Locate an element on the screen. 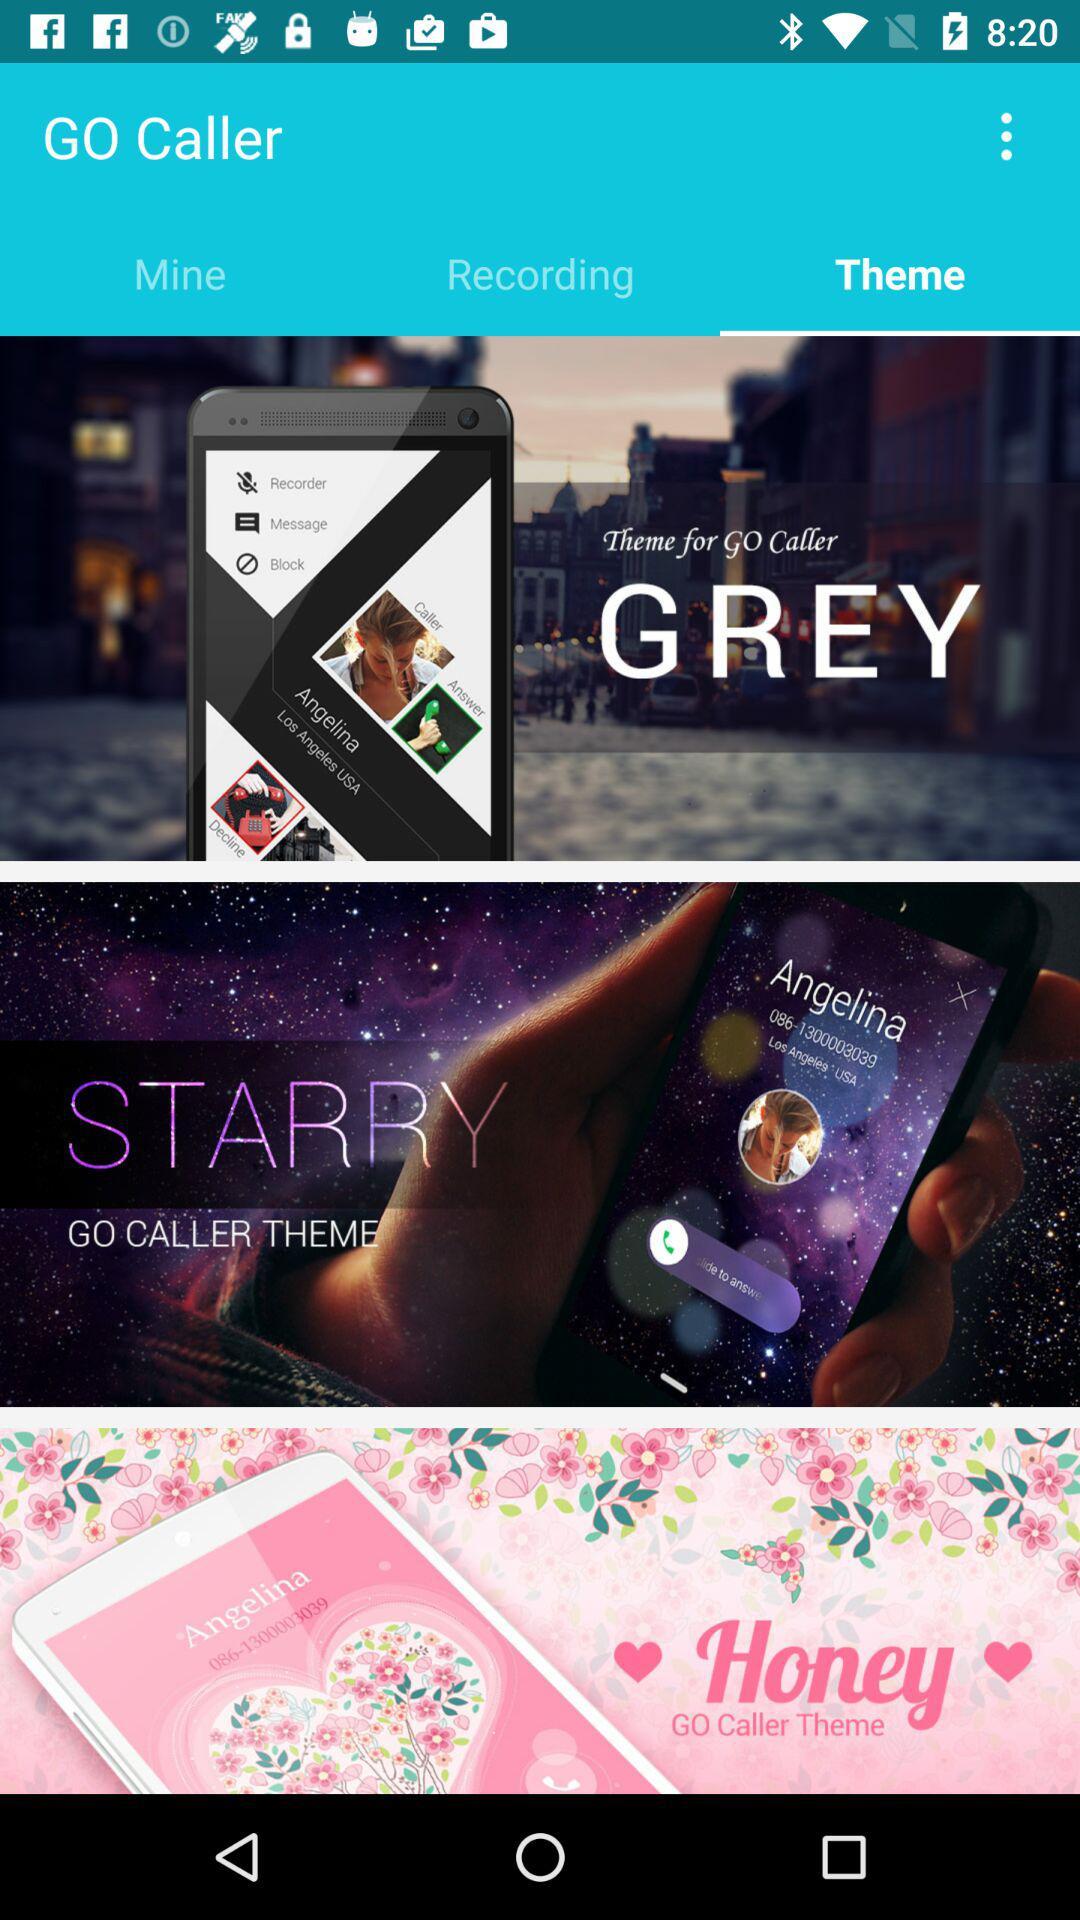 The width and height of the screenshot is (1080, 1920). item next to the theme icon is located at coordinates (540, 272).